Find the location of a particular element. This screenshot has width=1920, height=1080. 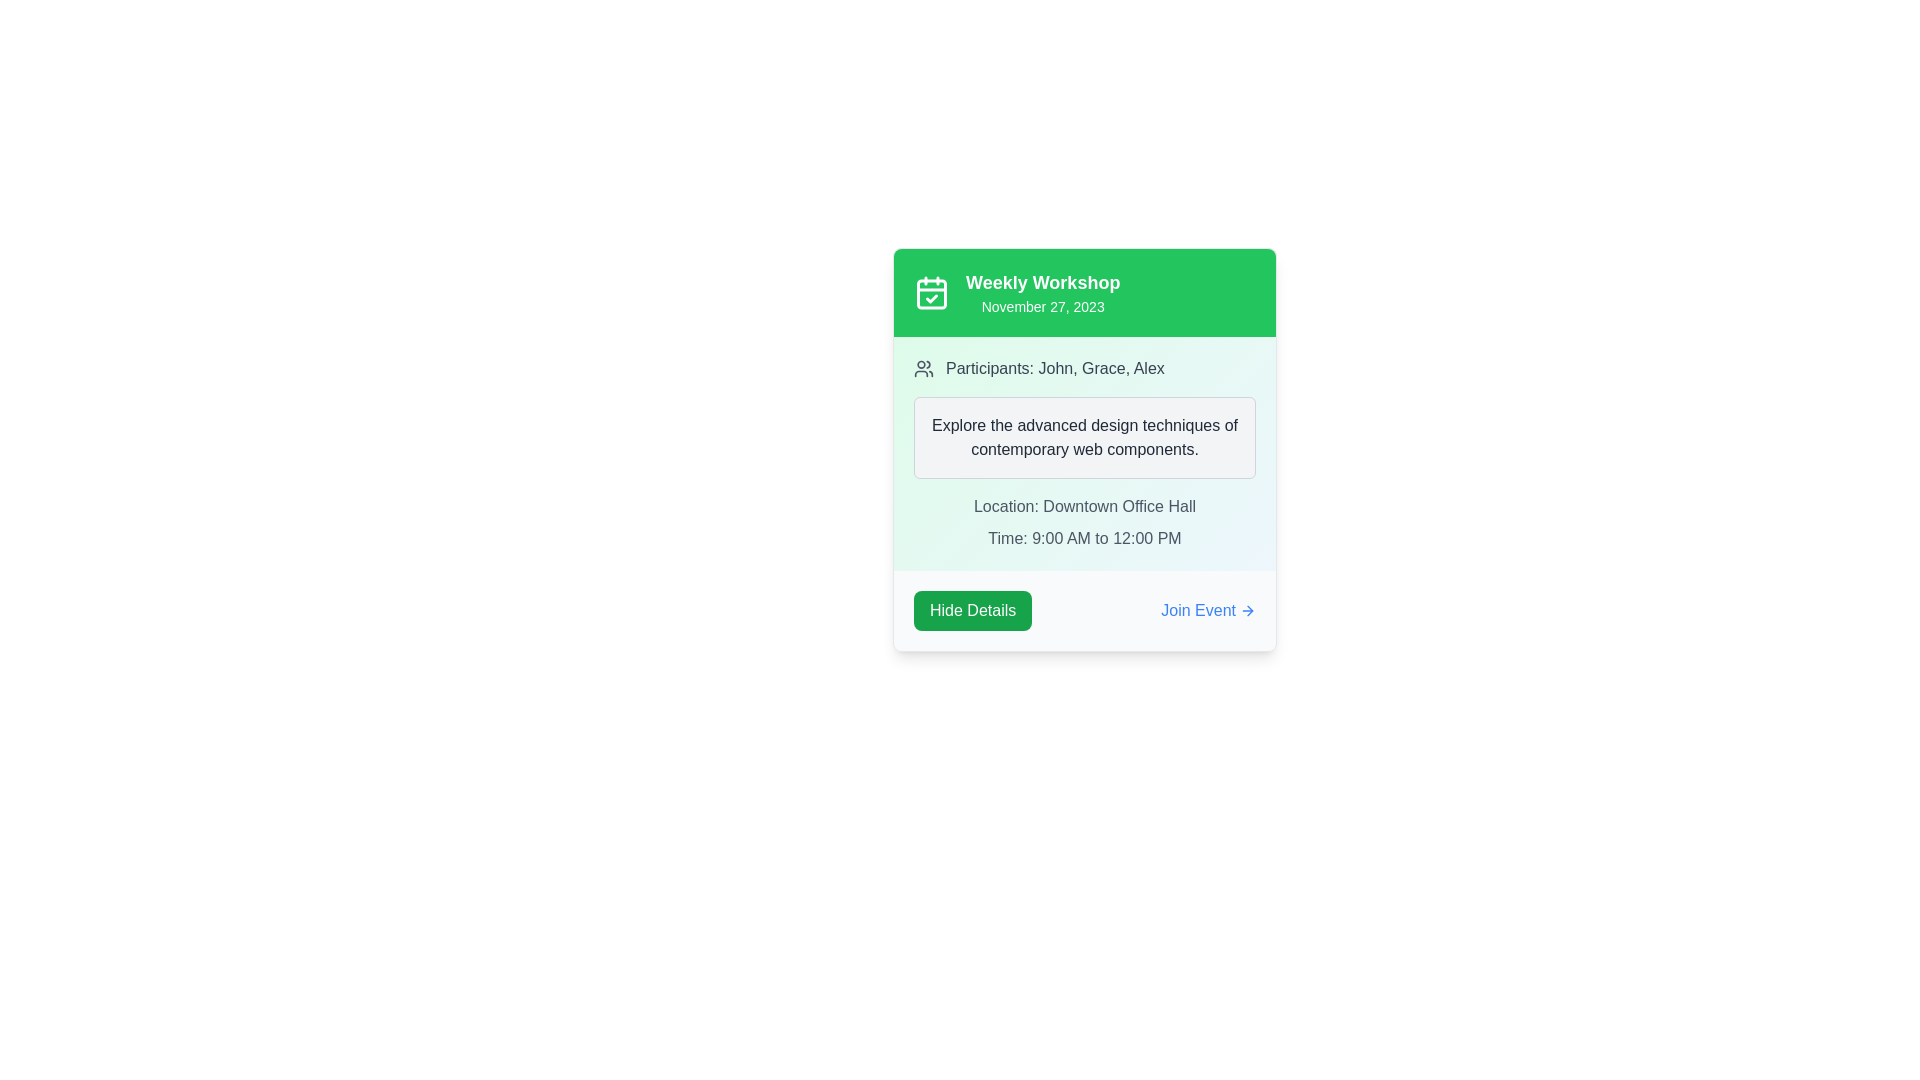

text content of the Text block providing contextual information about the event's location and time, positioned beneath the description text in the card UI is located at coordinates (1083, 522).